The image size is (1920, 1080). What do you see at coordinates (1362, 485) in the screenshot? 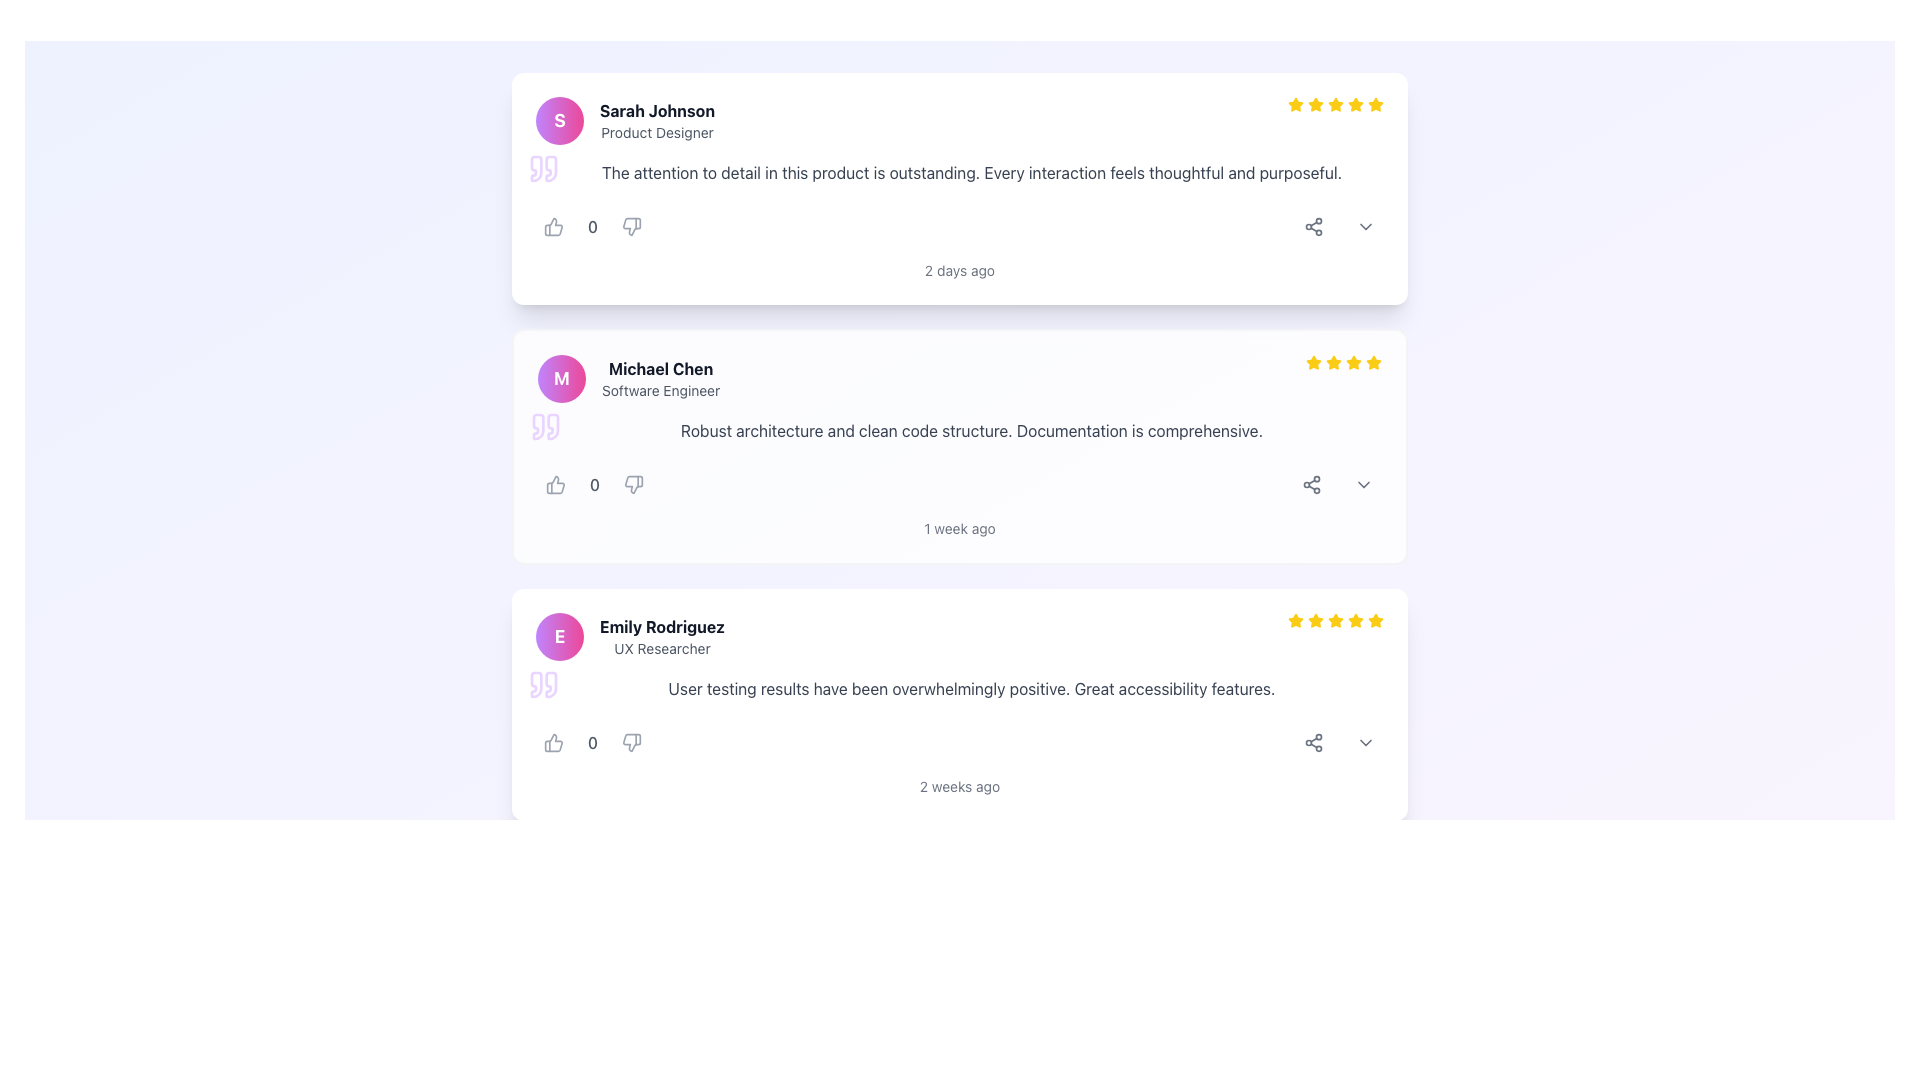
I see `the downward-pointing chevron icon located within the second feedback card` at bounding box center [1362, 485].